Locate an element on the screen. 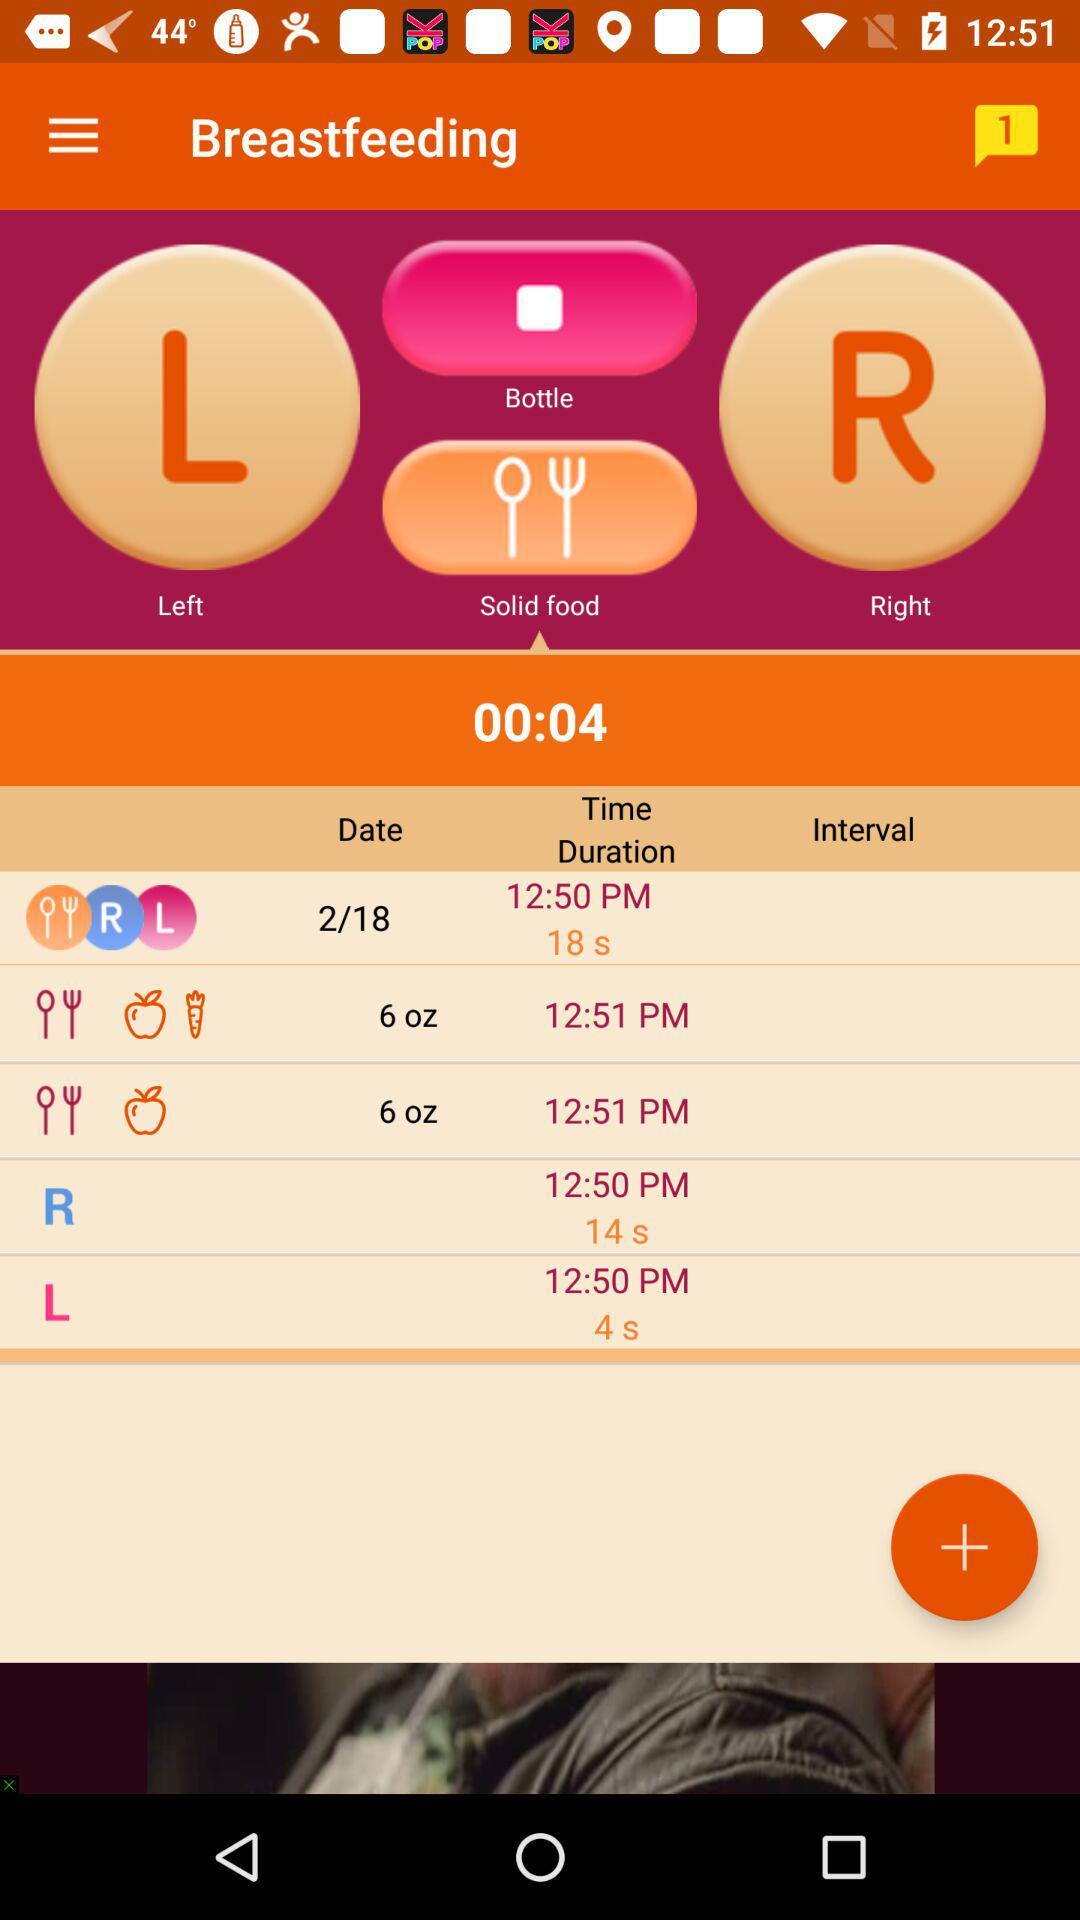 Image resolution: width=1080 pixels, height=1920 pixels. icon above bottle is located at coordinates (540, 306).